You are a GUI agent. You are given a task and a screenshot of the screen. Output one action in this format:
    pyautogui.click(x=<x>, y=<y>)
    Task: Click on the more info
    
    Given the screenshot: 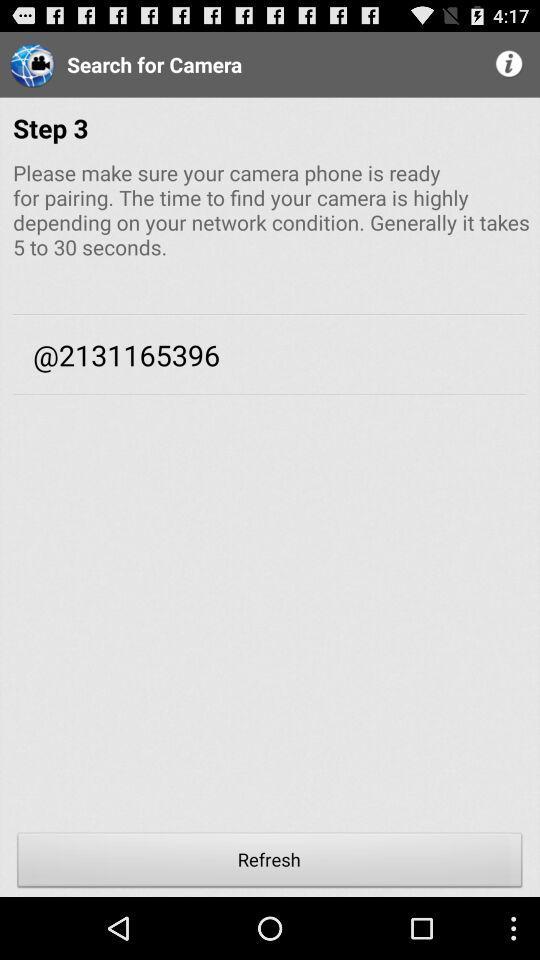 What is the action you would take?
    pyautogui.click(x=510, y=64)
    